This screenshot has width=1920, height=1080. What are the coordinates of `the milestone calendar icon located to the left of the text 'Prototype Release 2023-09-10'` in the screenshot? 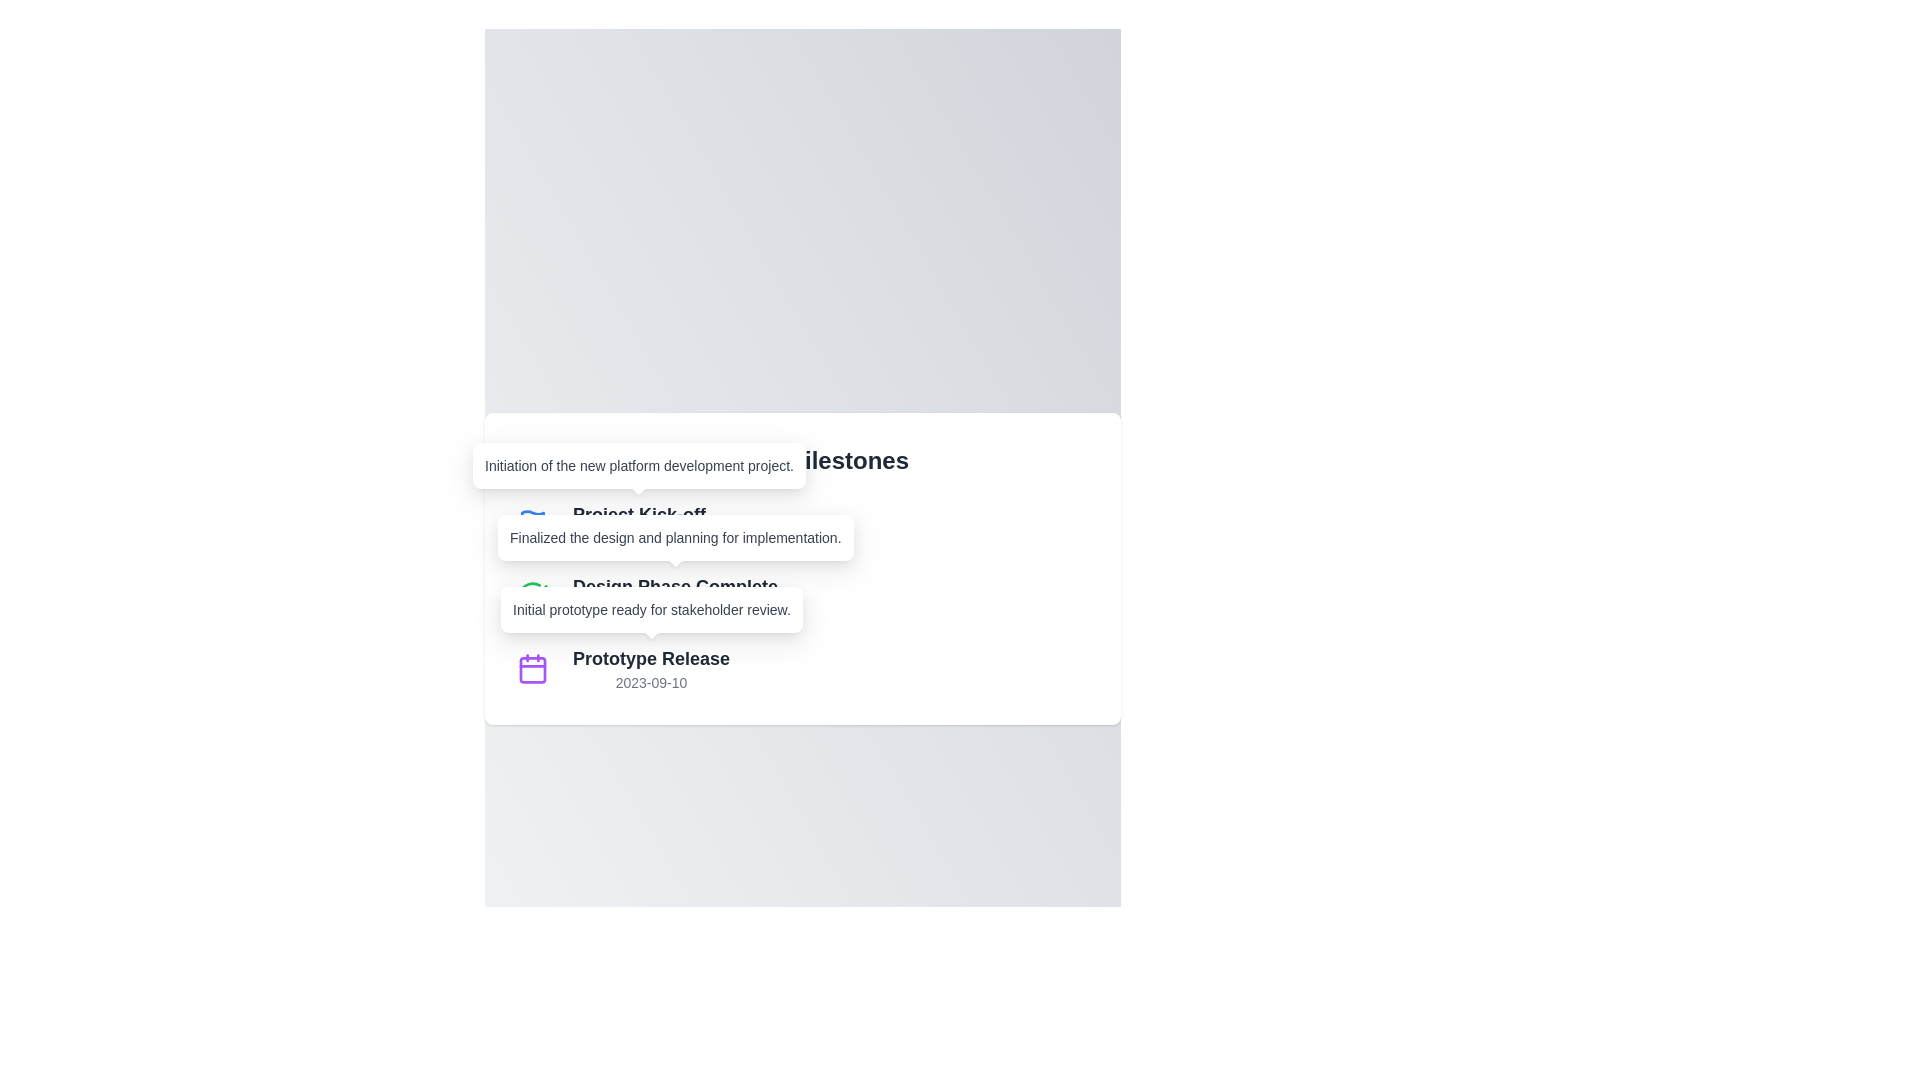 It's located at (532, 668).